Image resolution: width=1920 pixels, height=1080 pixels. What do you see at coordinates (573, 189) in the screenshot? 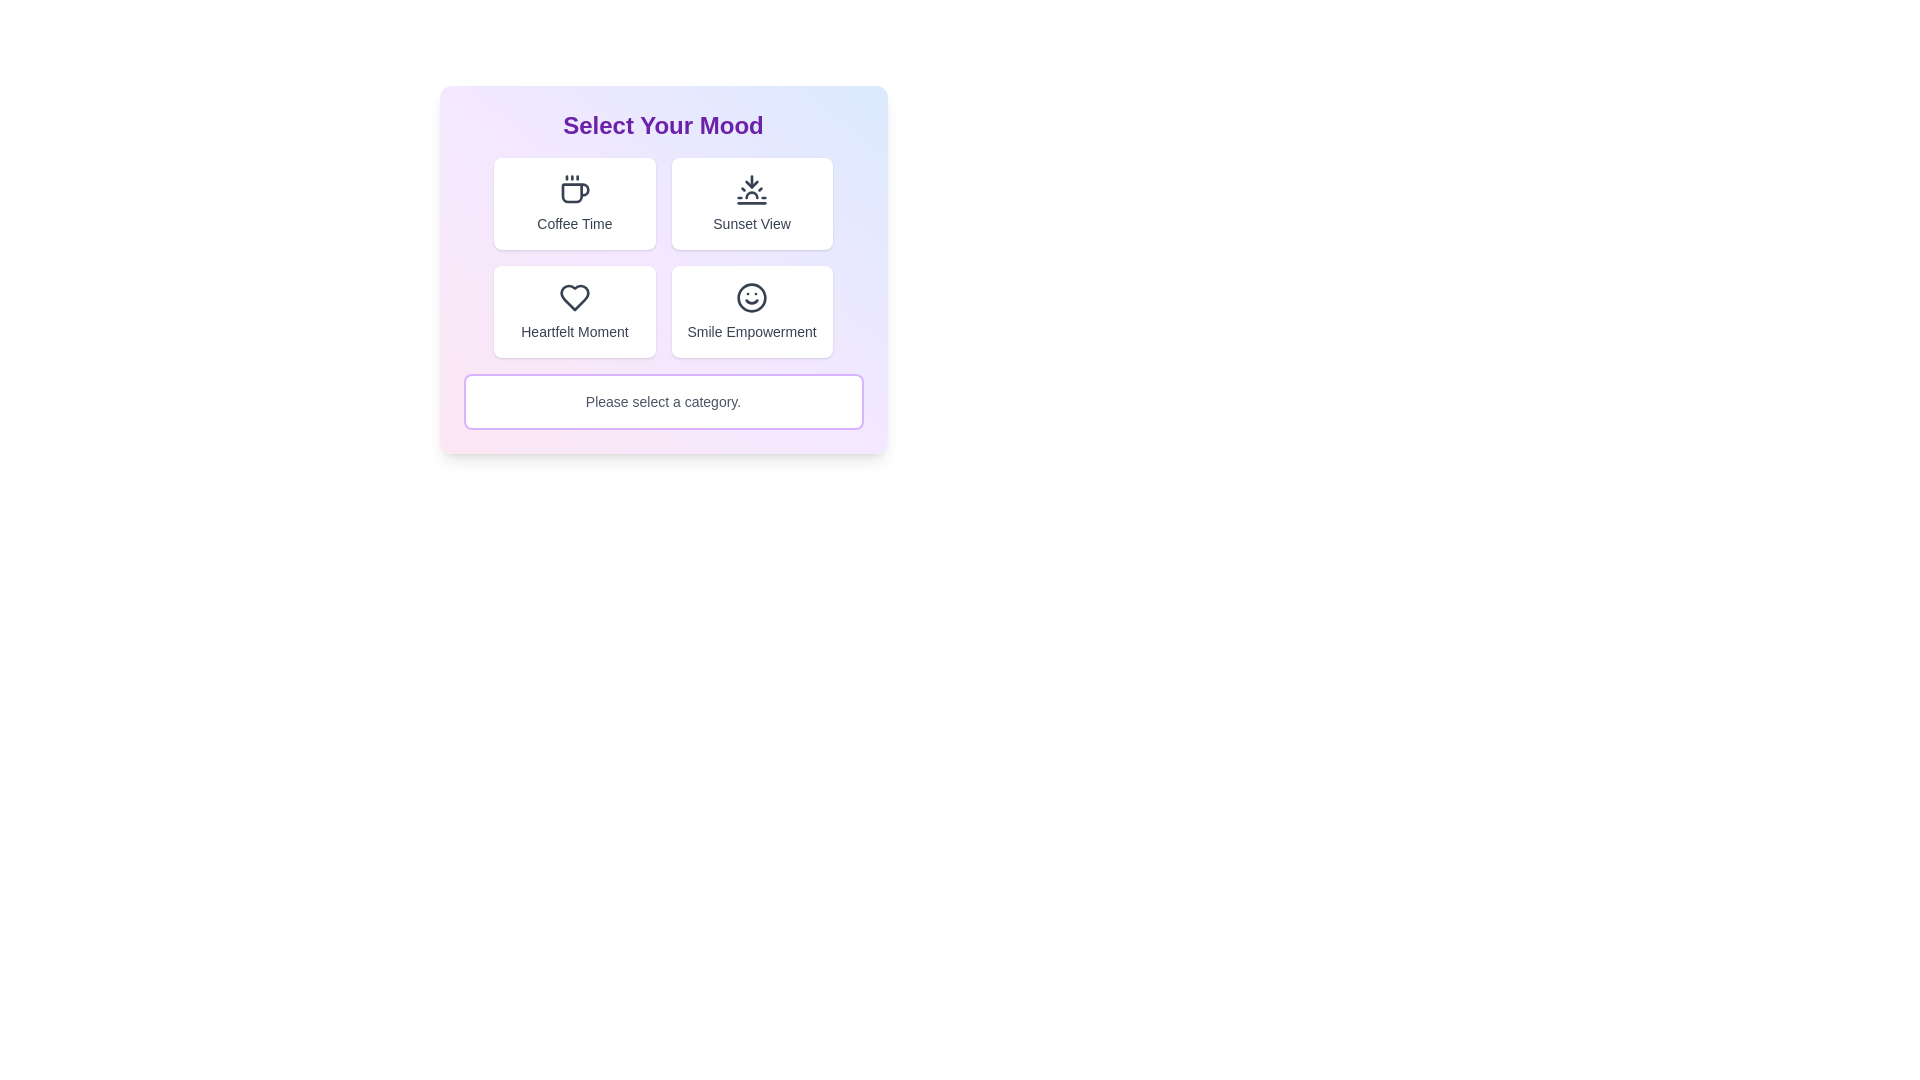
I see `the coffee cup icon, which is a minimalistic outline styled graphic located in the 'Coffee Time' section of the interface` at bounding box center [573, 189].